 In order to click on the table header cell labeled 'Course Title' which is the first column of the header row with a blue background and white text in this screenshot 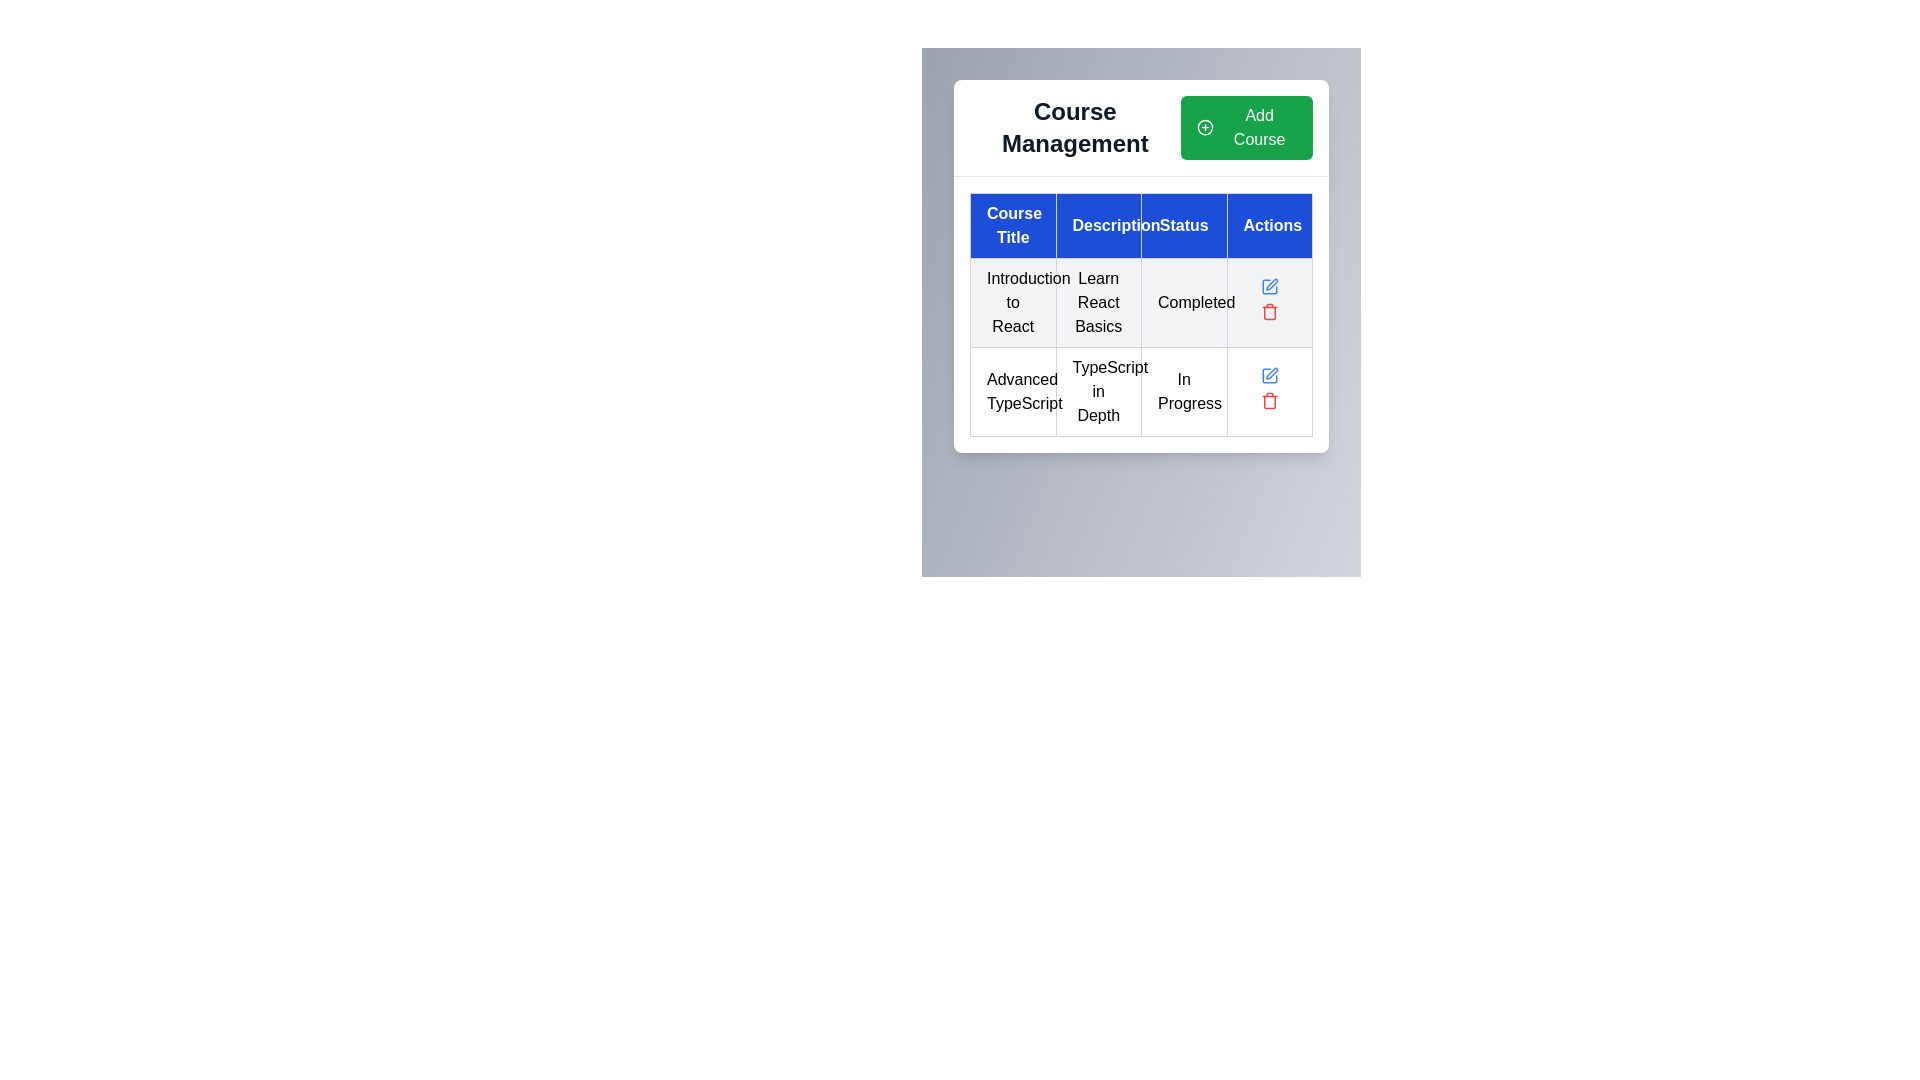, I will do `click(1013, 225)`.